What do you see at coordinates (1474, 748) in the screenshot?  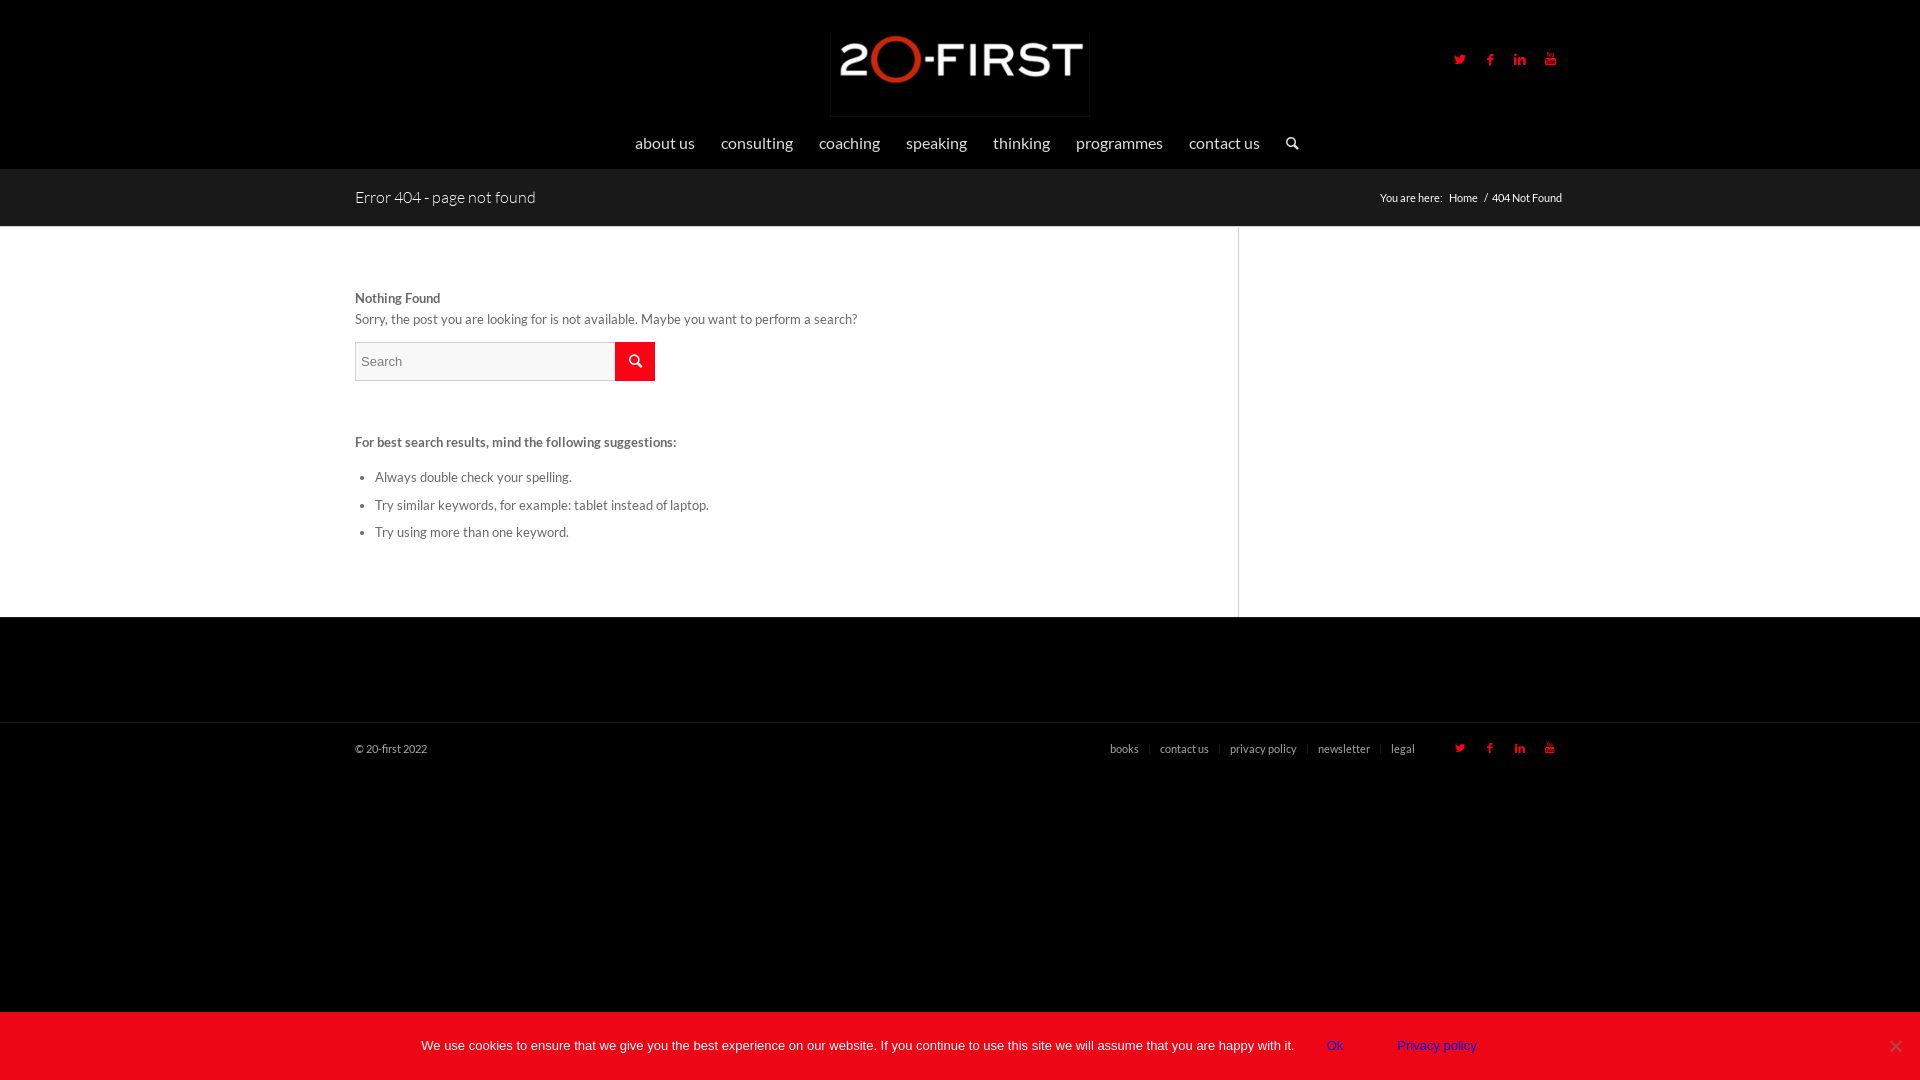 I see `'Facebook'` at bounding box center [1474, 748].